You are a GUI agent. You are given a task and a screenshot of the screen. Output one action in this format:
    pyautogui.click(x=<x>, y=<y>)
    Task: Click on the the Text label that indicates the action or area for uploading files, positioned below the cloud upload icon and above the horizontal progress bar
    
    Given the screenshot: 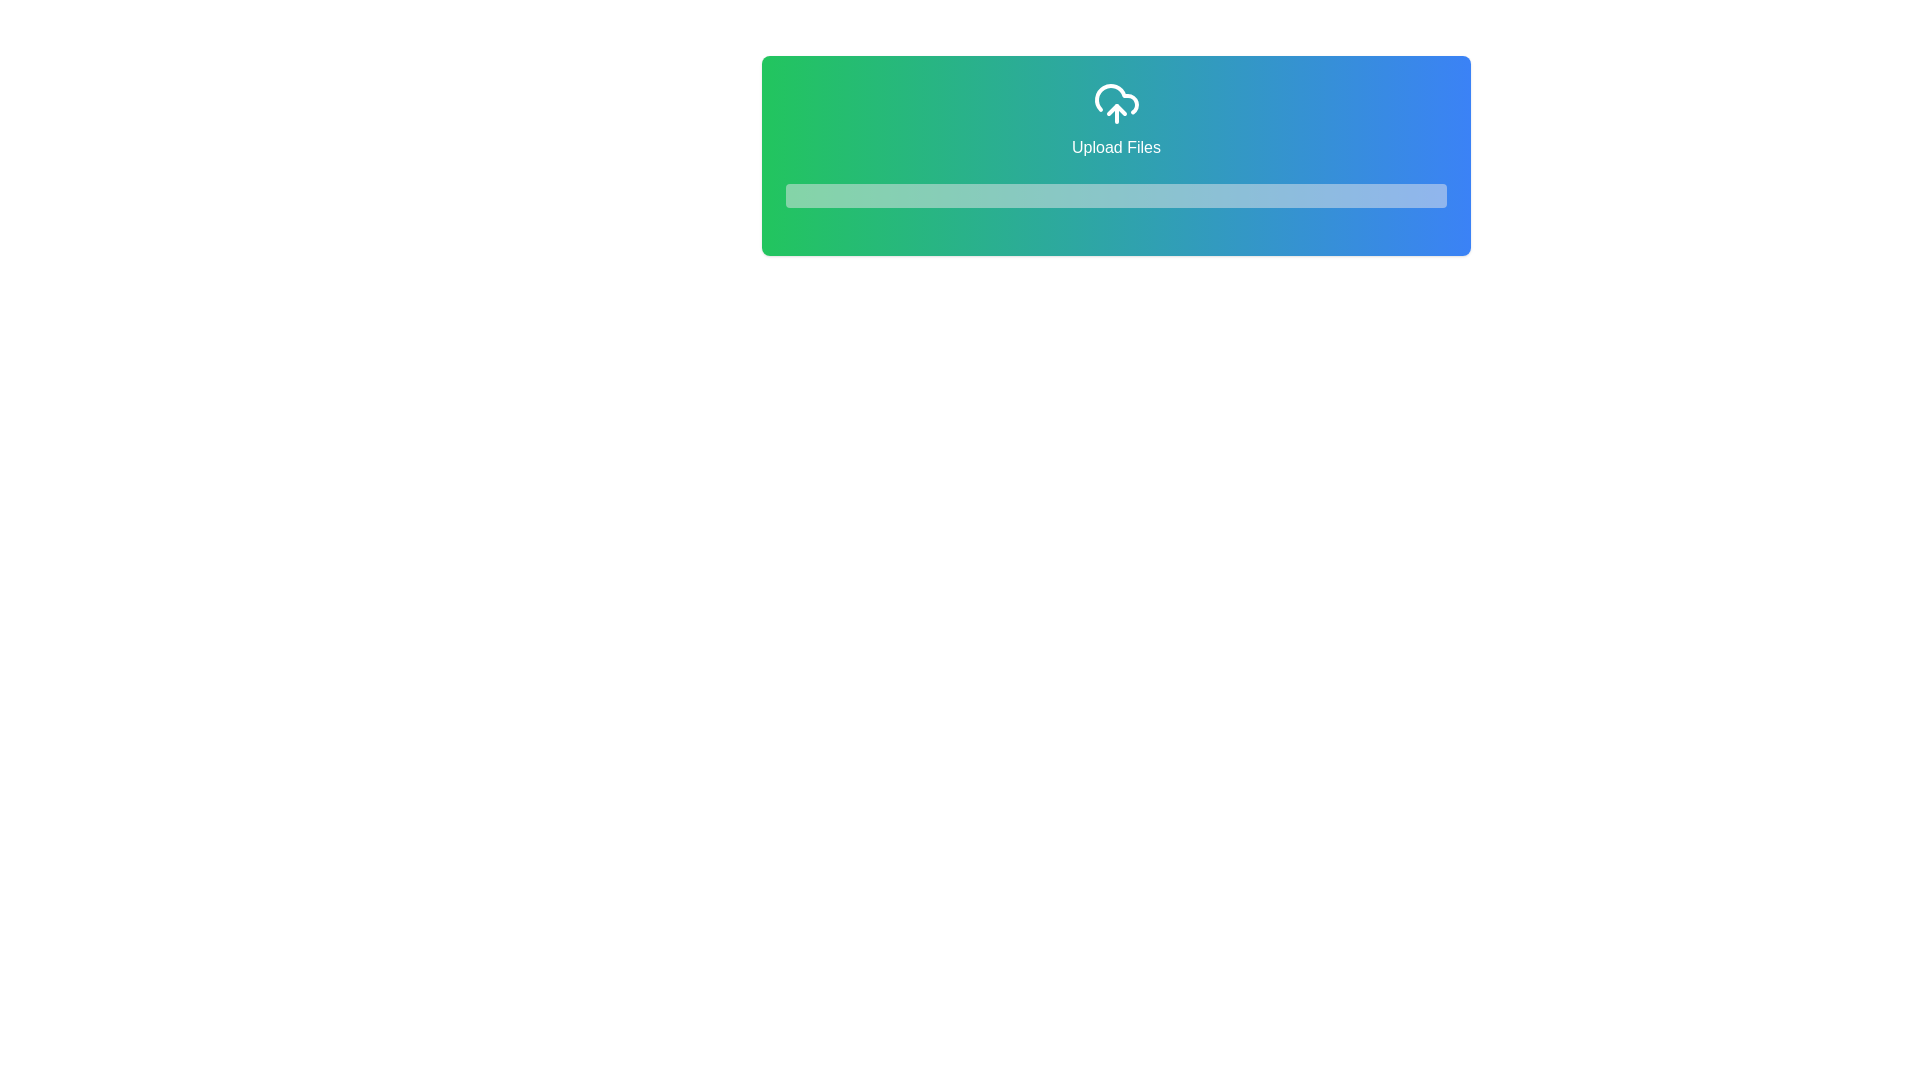 What is the action you would take?
    pyautogui.click(x=1115, y=146)
    